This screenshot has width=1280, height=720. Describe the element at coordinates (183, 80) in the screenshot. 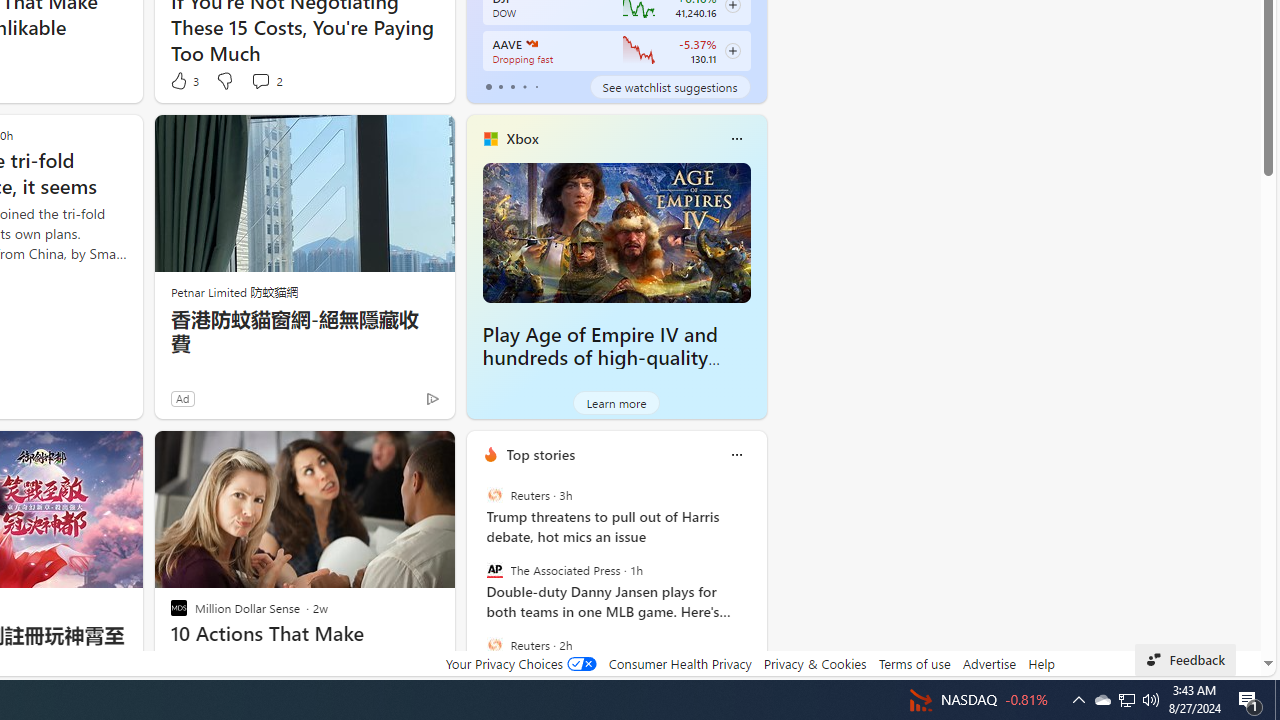

I see `'3 Like'` at that location.